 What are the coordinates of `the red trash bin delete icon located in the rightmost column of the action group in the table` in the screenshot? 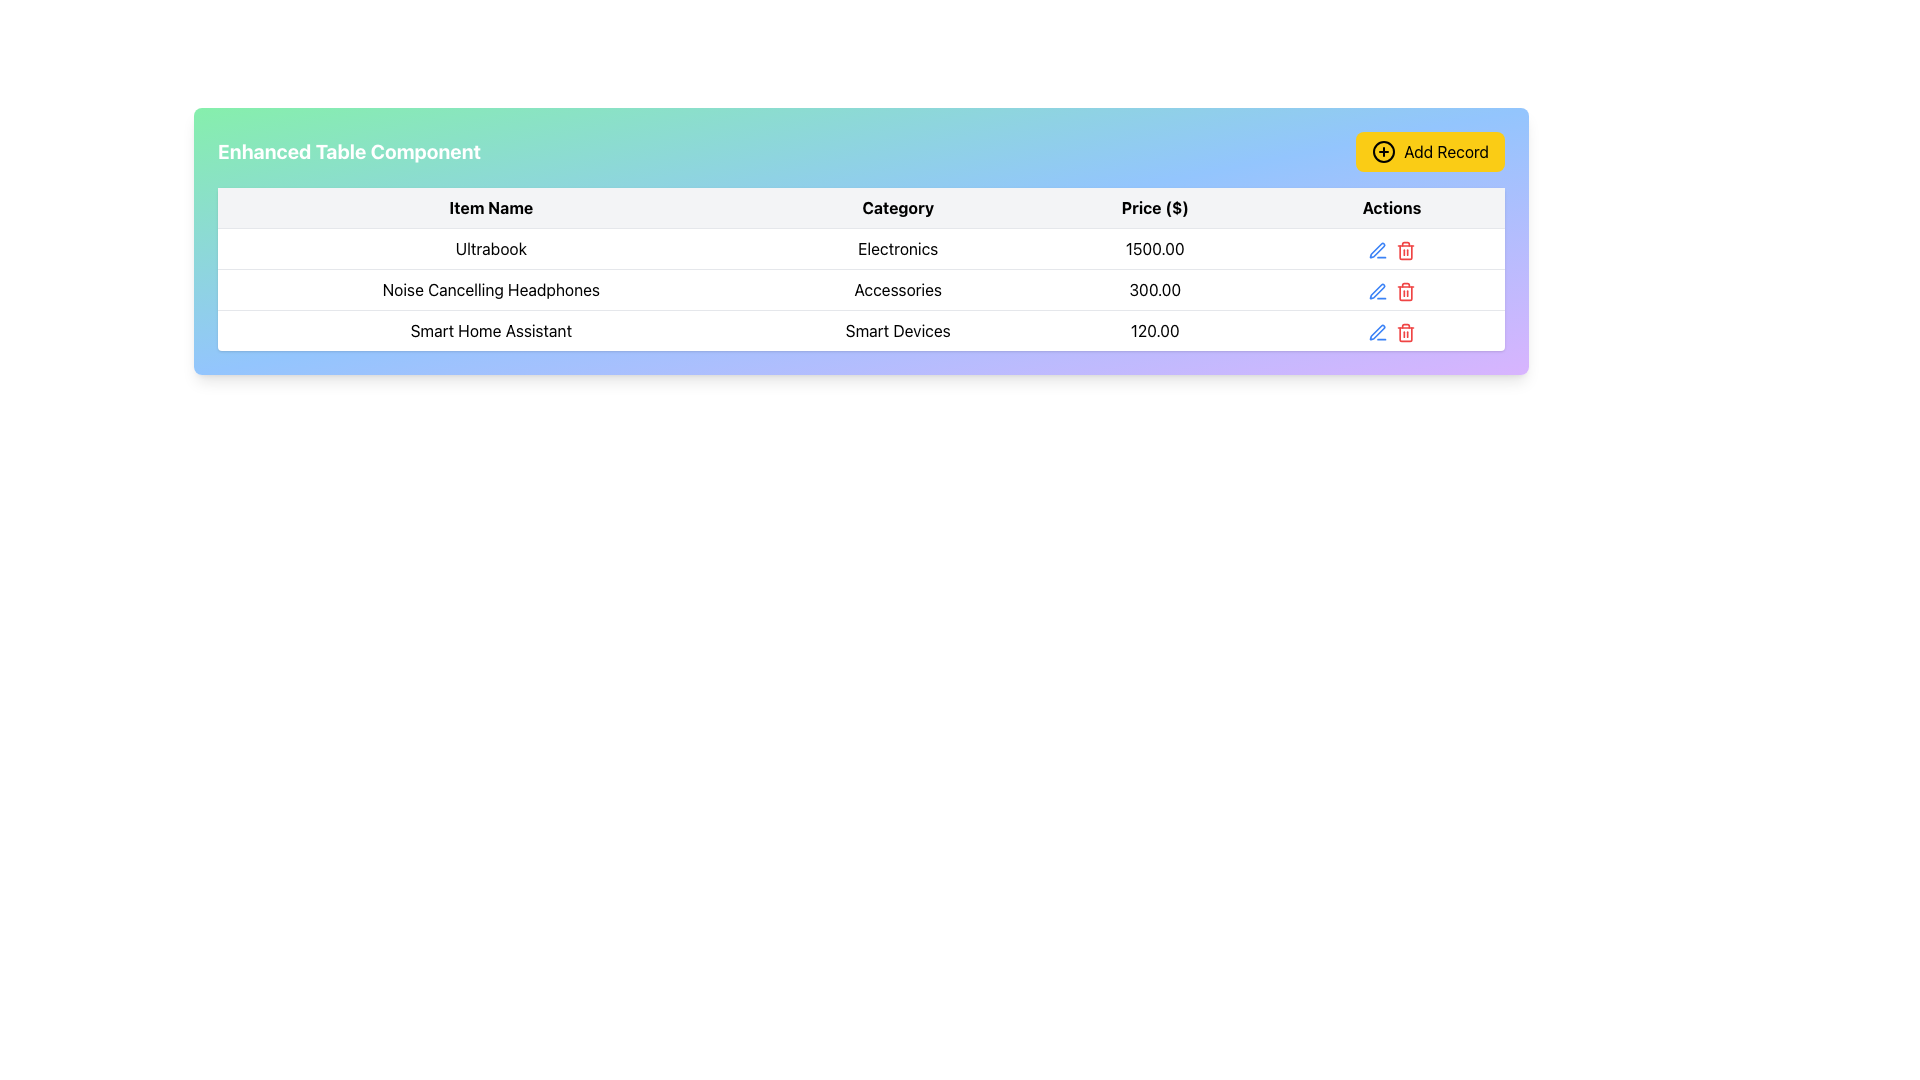 It's located at (1390, 248).